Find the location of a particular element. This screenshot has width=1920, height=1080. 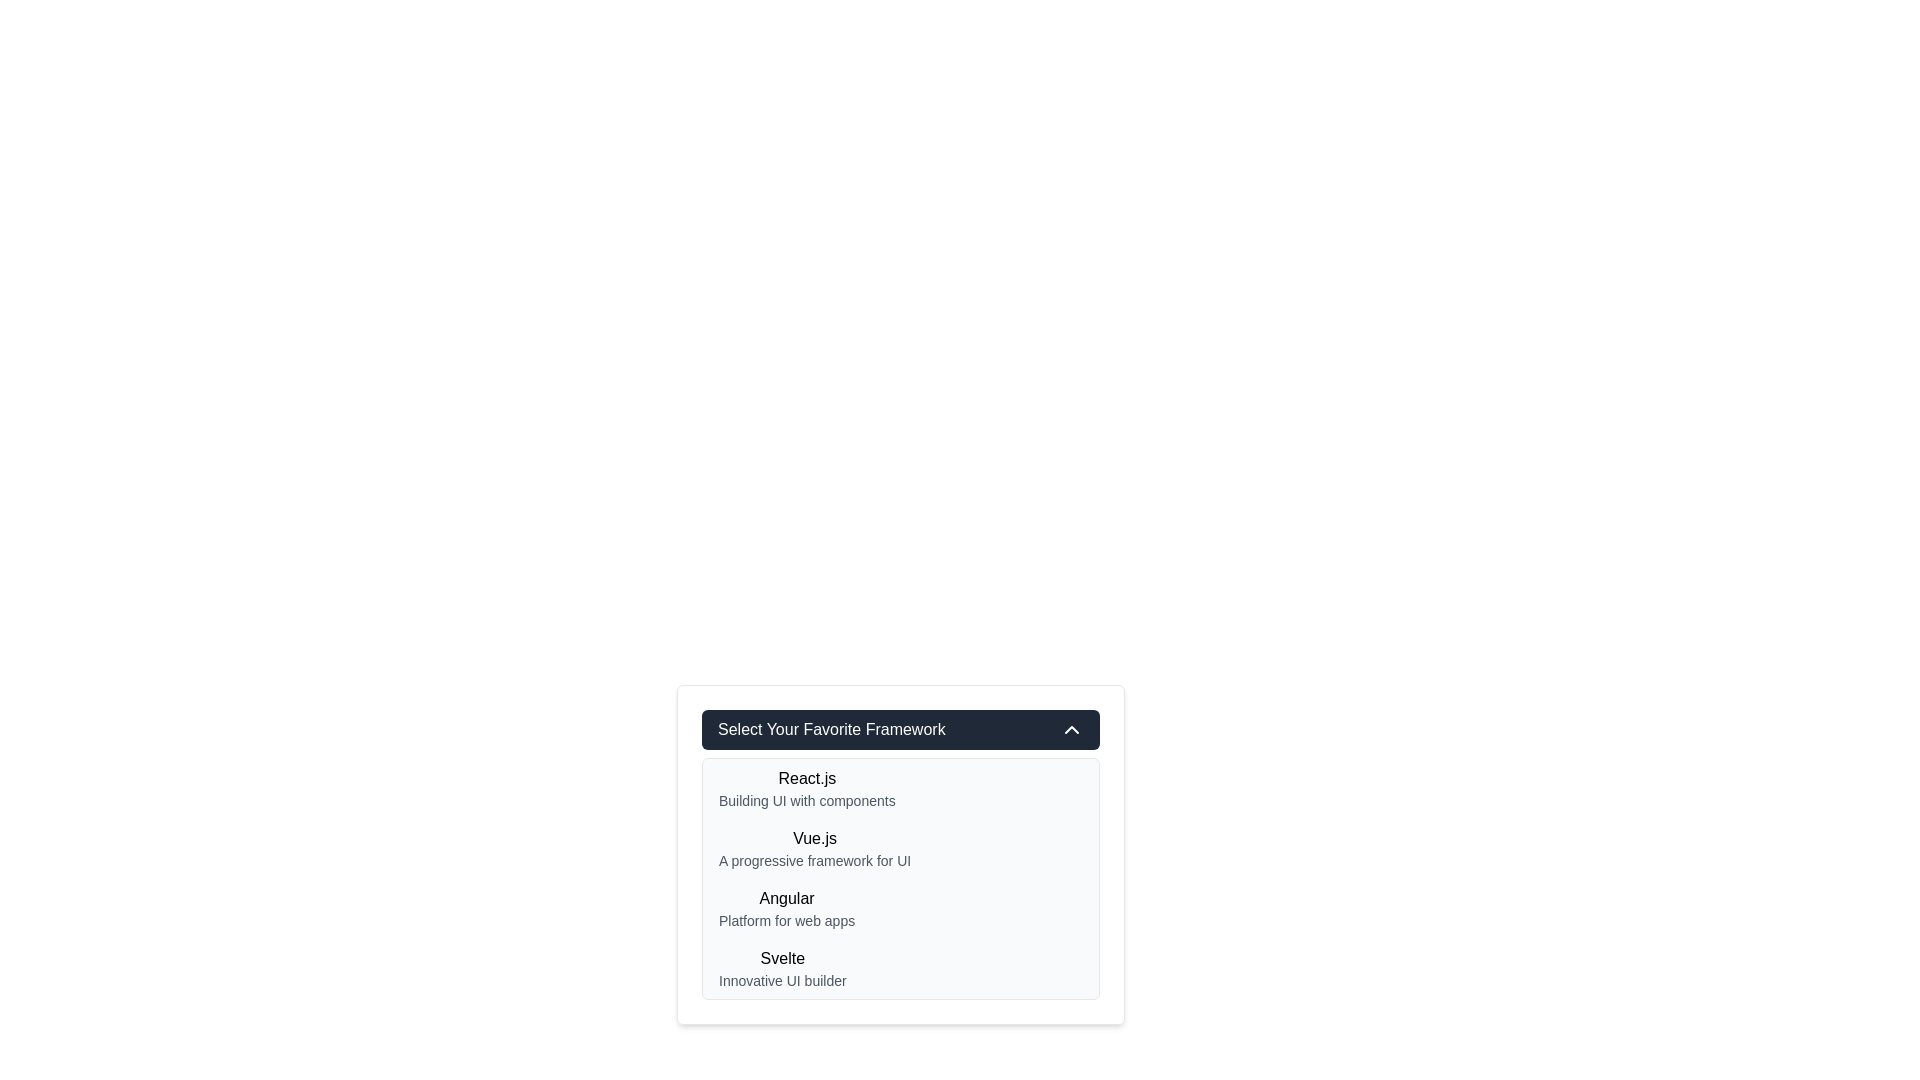

the individual framework options in the dropdown menu titled 'Select Your Favorite Framework' is located at coordinates (900, 855).